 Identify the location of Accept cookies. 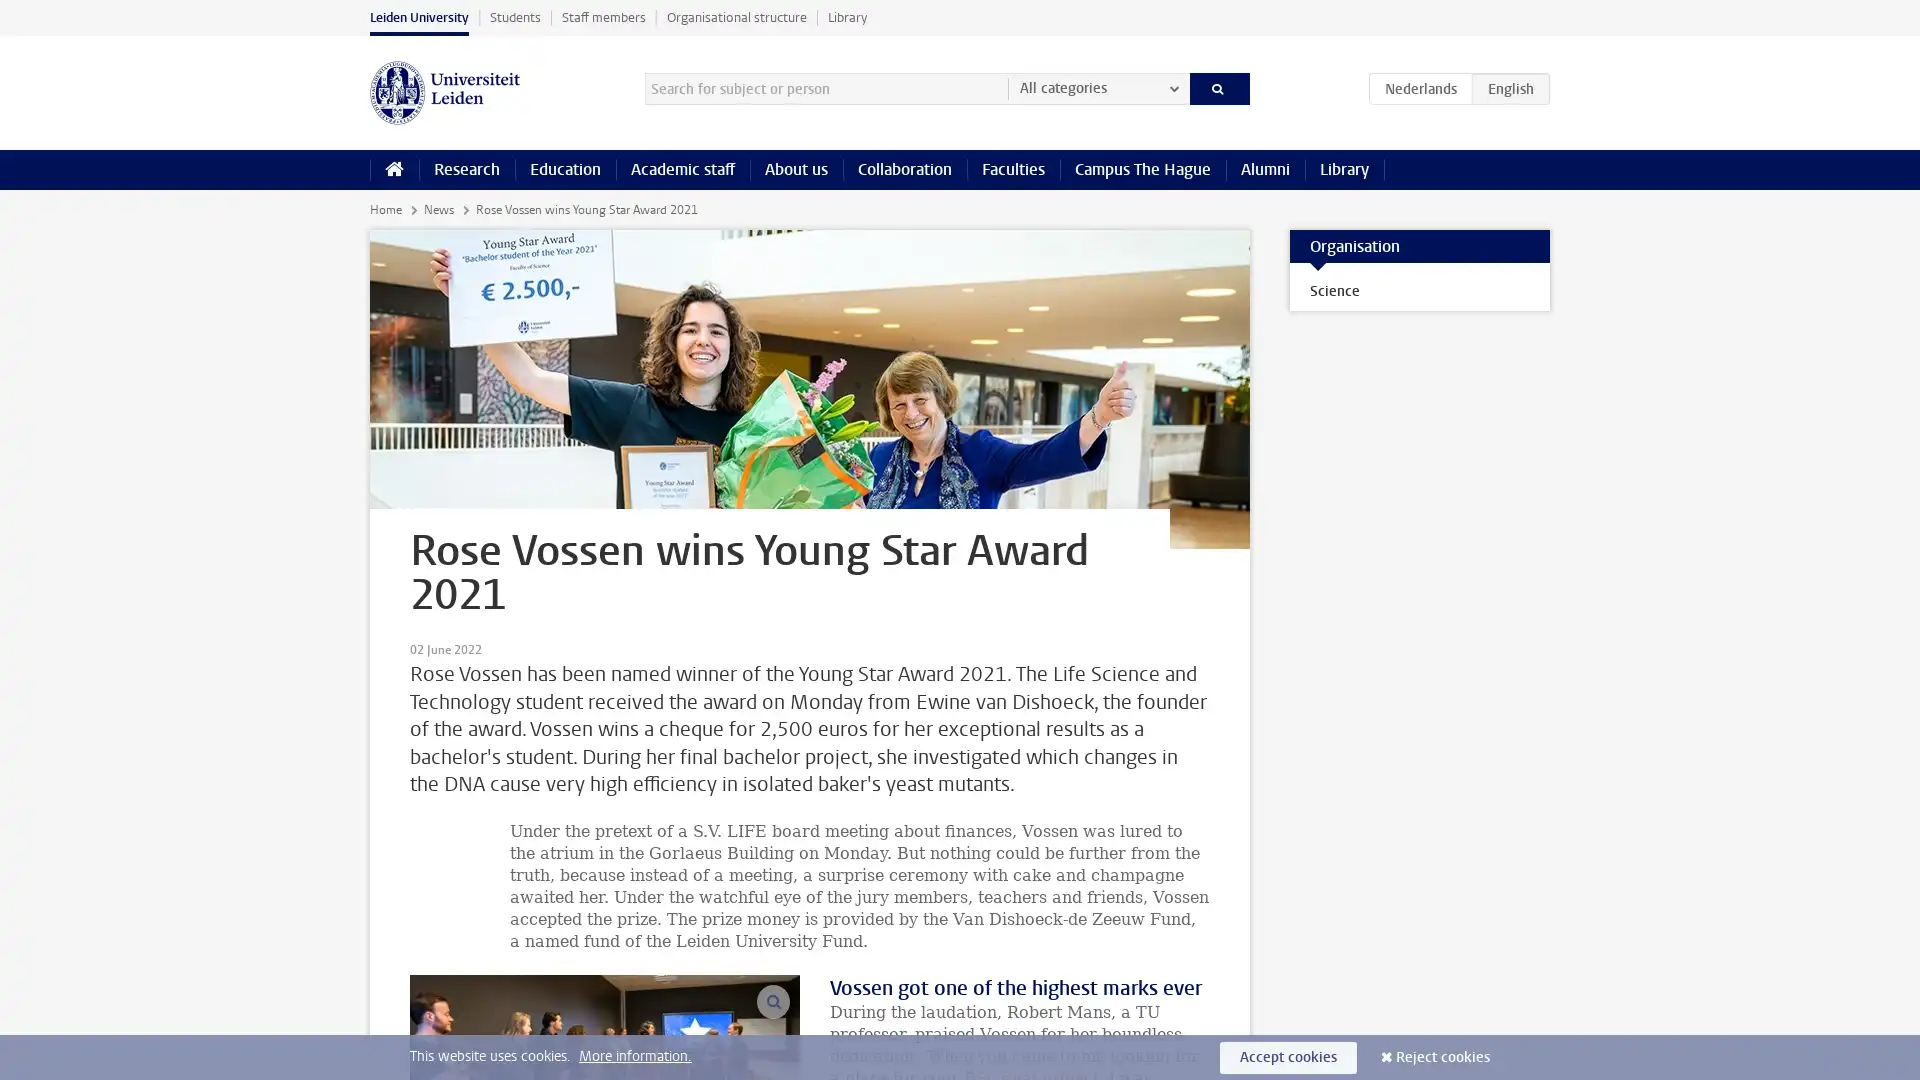
(1288, 1056).